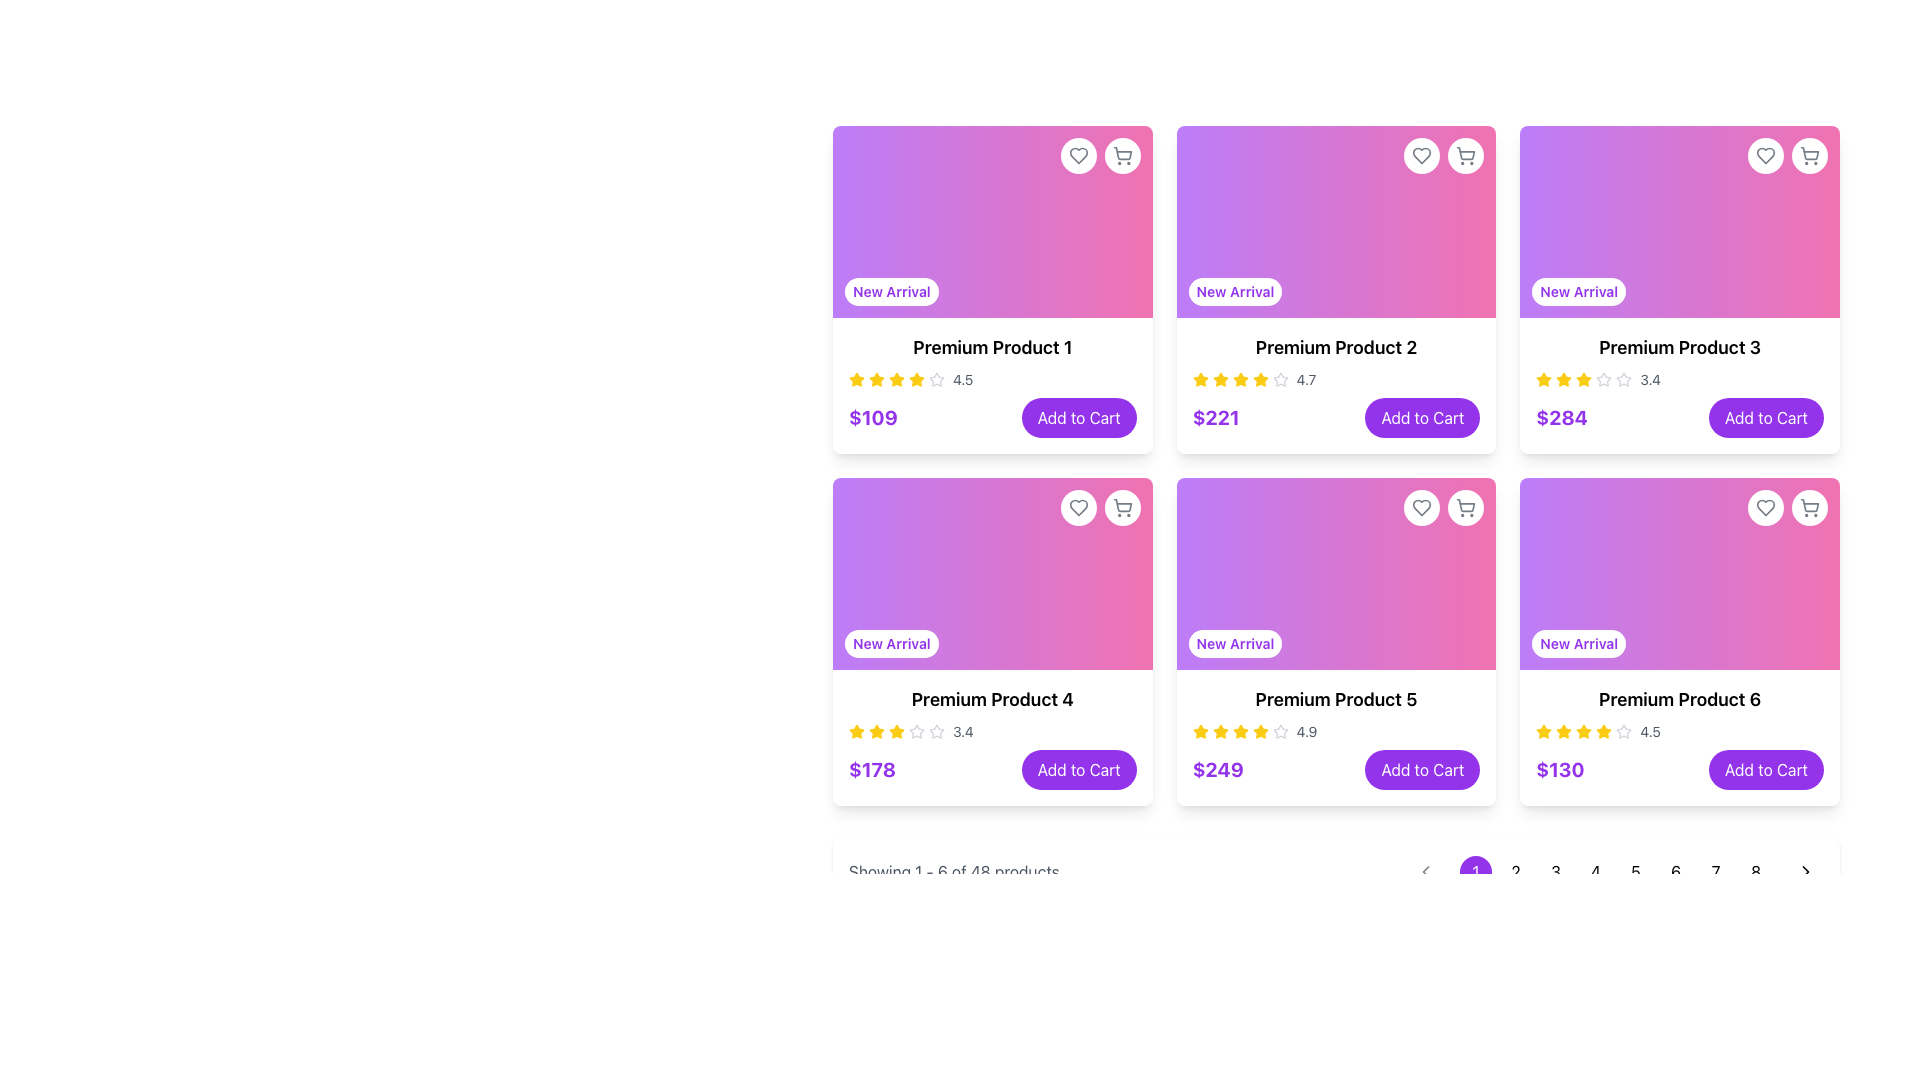 The width and height of the screenshot is (1920, 1080). I want to click on the rating value displayed as '3.4' in the Rating Component, which consists of three yellow stars and two gray stars, located below the product title 'Premium Product 4', so click(992, 732).